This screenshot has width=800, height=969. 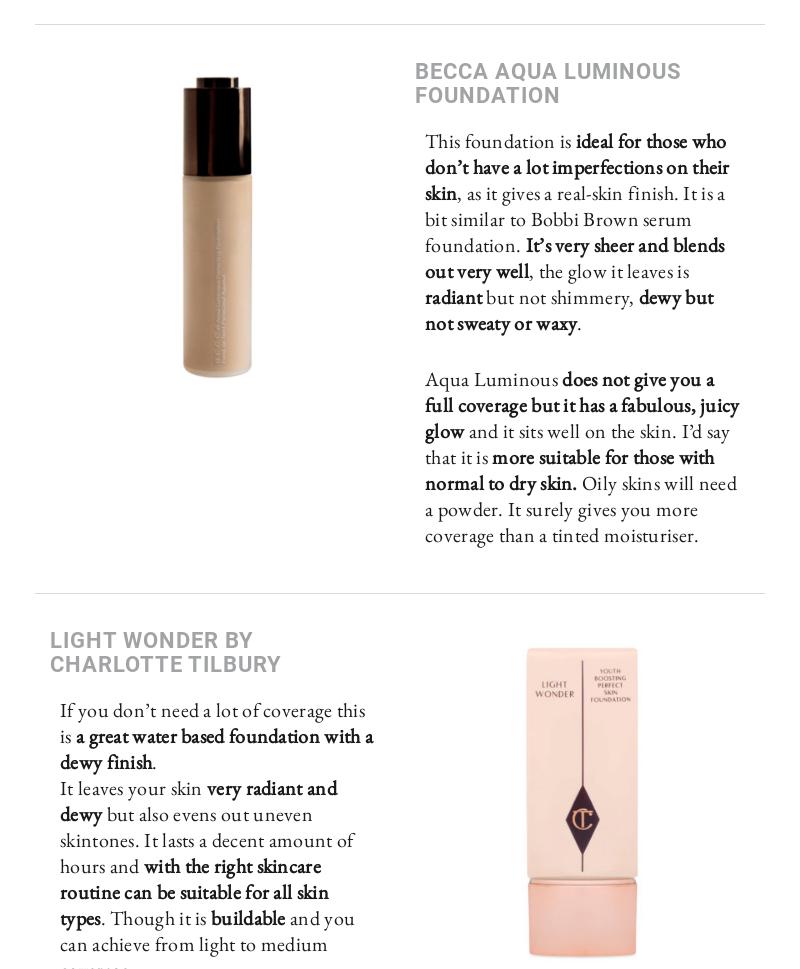 What do you see at coordinates (500, 139) in the screenshot?
I see `'This foundation is'` at bounding box center [500, 139].